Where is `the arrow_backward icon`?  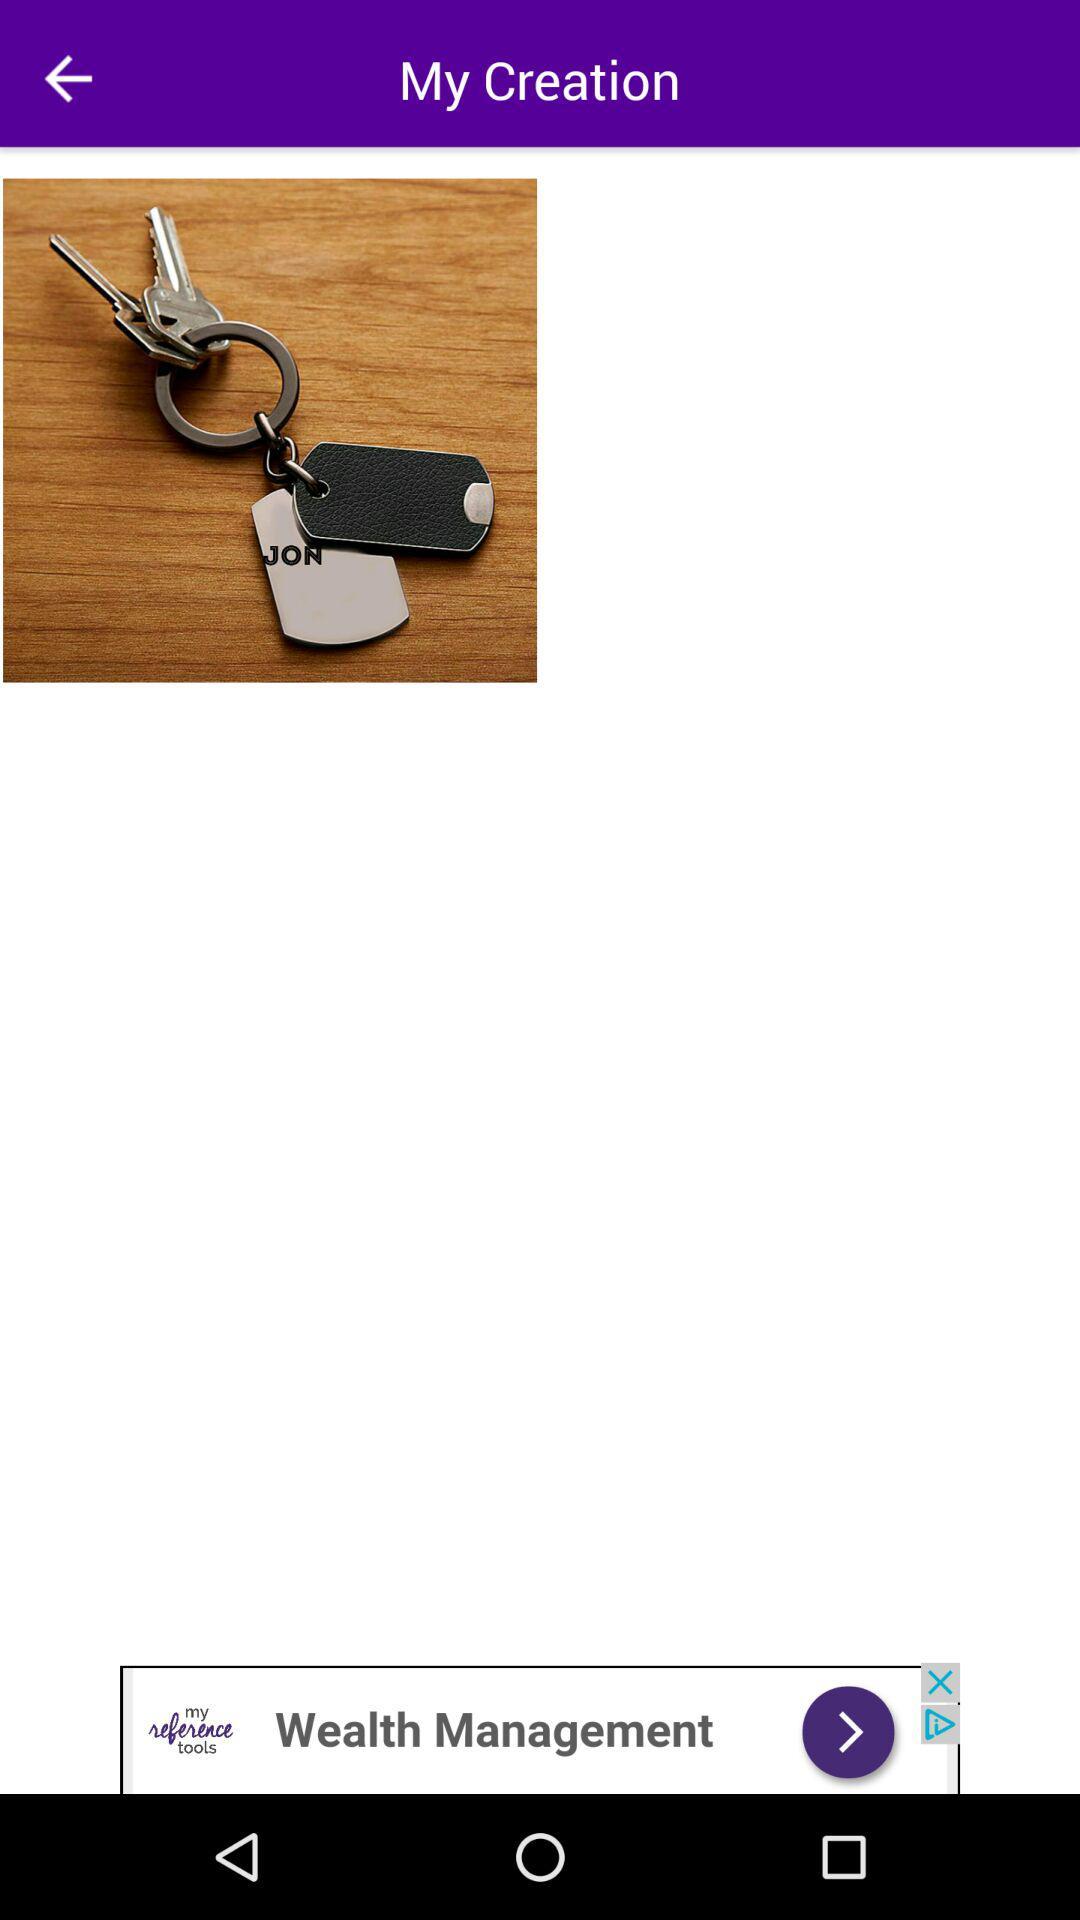
the arrow_backward icon is located at coordinates (67, 83).